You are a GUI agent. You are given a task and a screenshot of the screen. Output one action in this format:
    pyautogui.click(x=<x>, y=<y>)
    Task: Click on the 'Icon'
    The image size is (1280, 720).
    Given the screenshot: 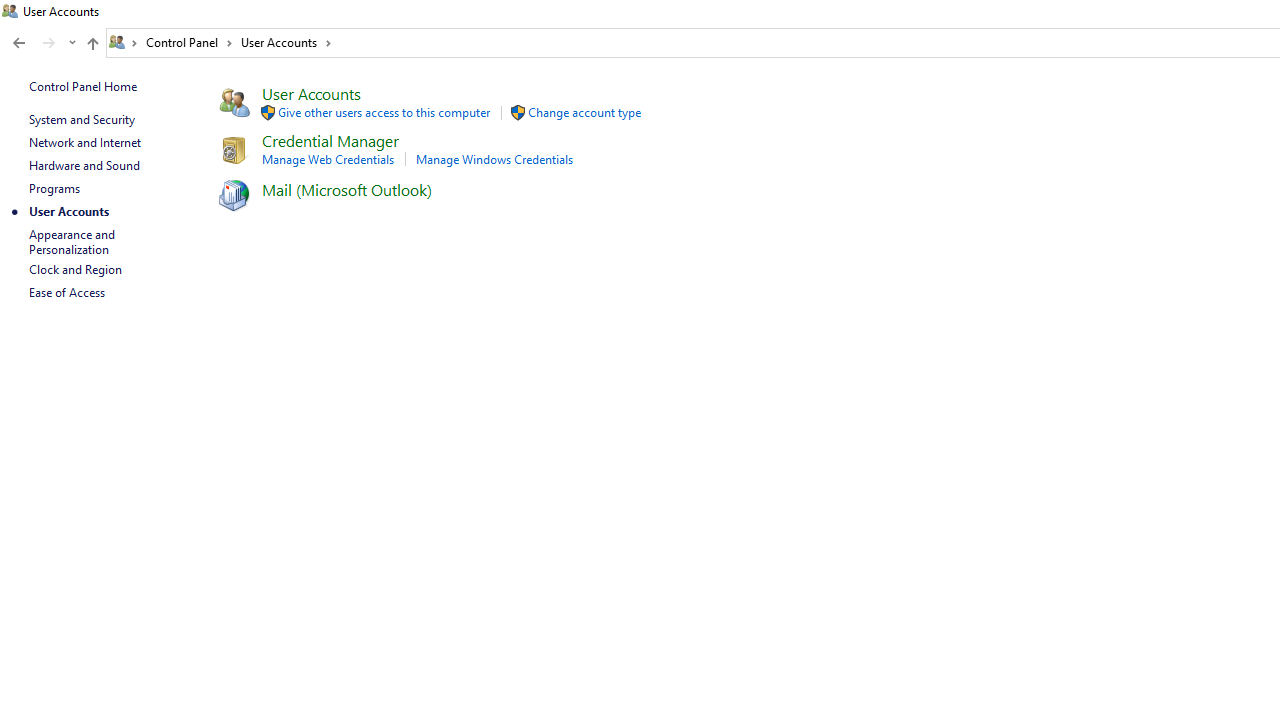 What is the action you would take?
    pyautogui.click(x=232, y=194)
    